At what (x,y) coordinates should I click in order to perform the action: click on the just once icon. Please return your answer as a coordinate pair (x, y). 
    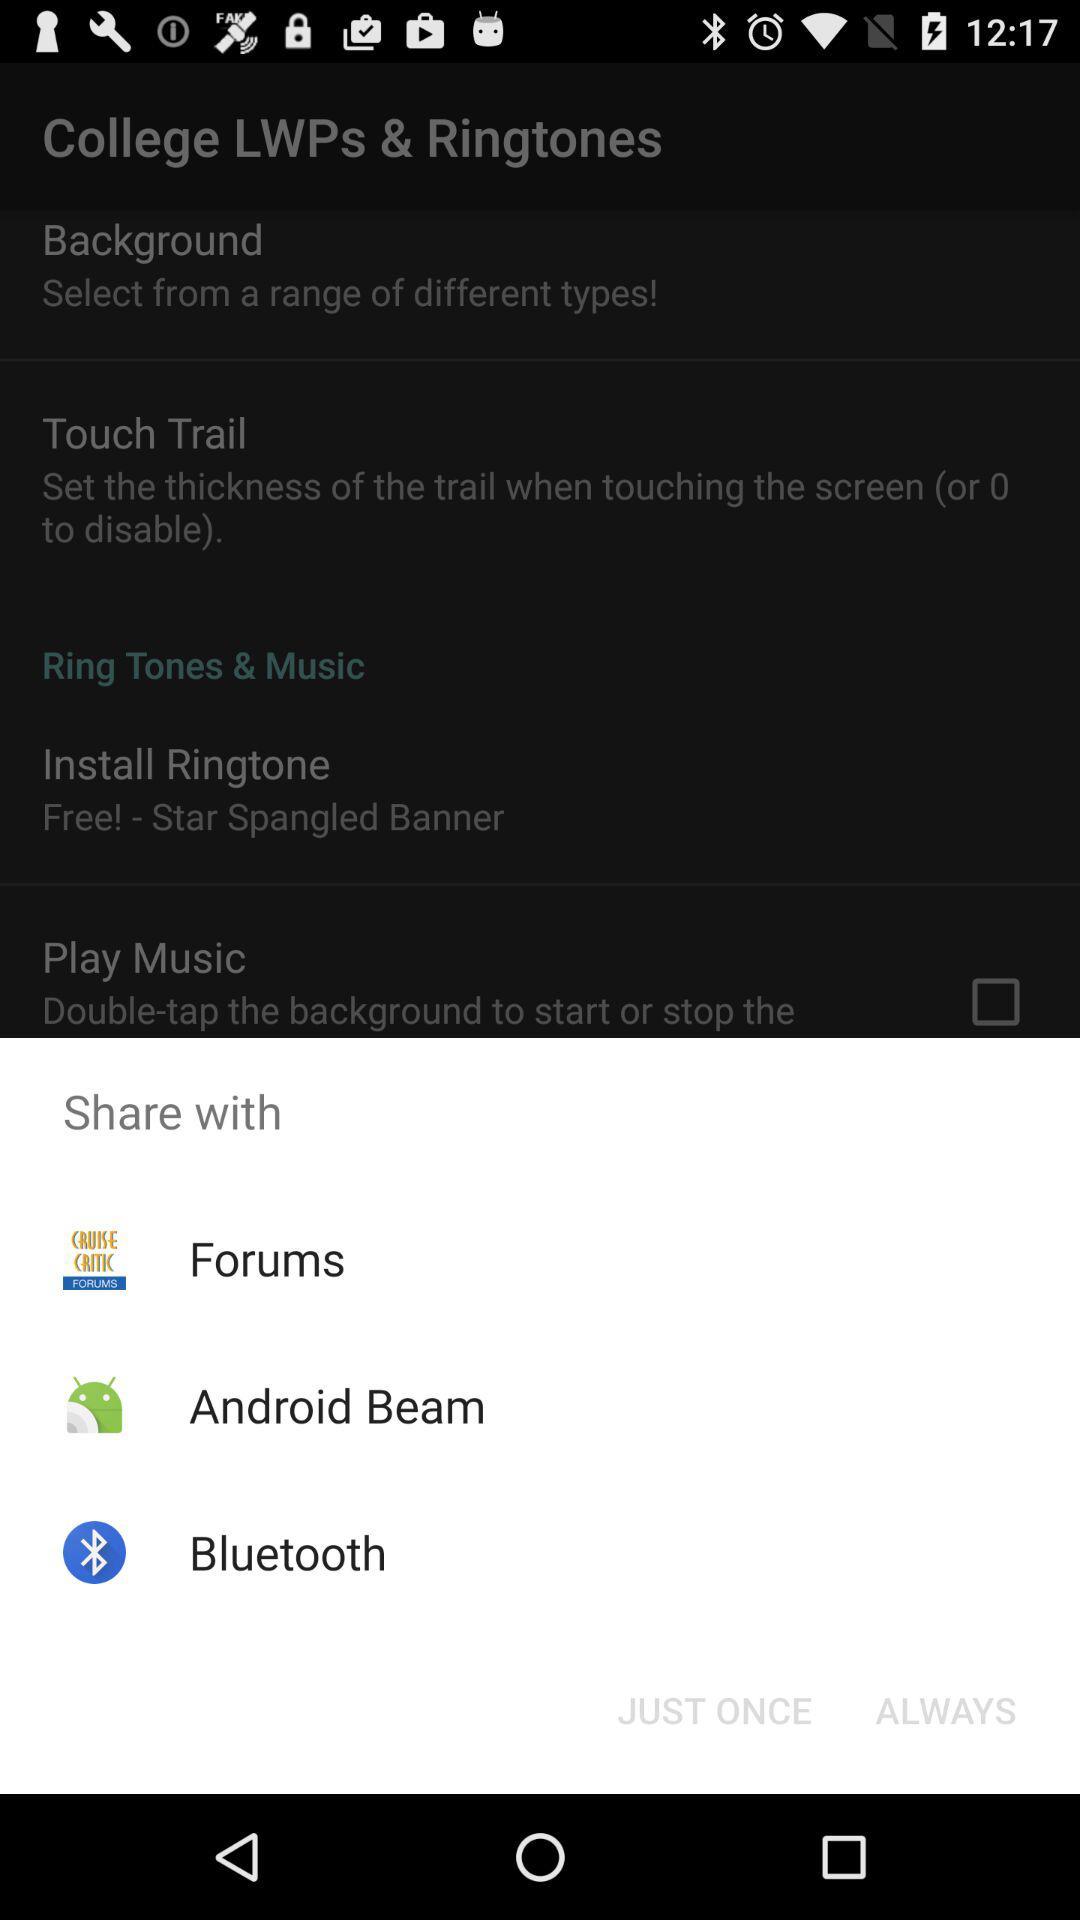
    Looking at the image, I should click on (713, 1708).